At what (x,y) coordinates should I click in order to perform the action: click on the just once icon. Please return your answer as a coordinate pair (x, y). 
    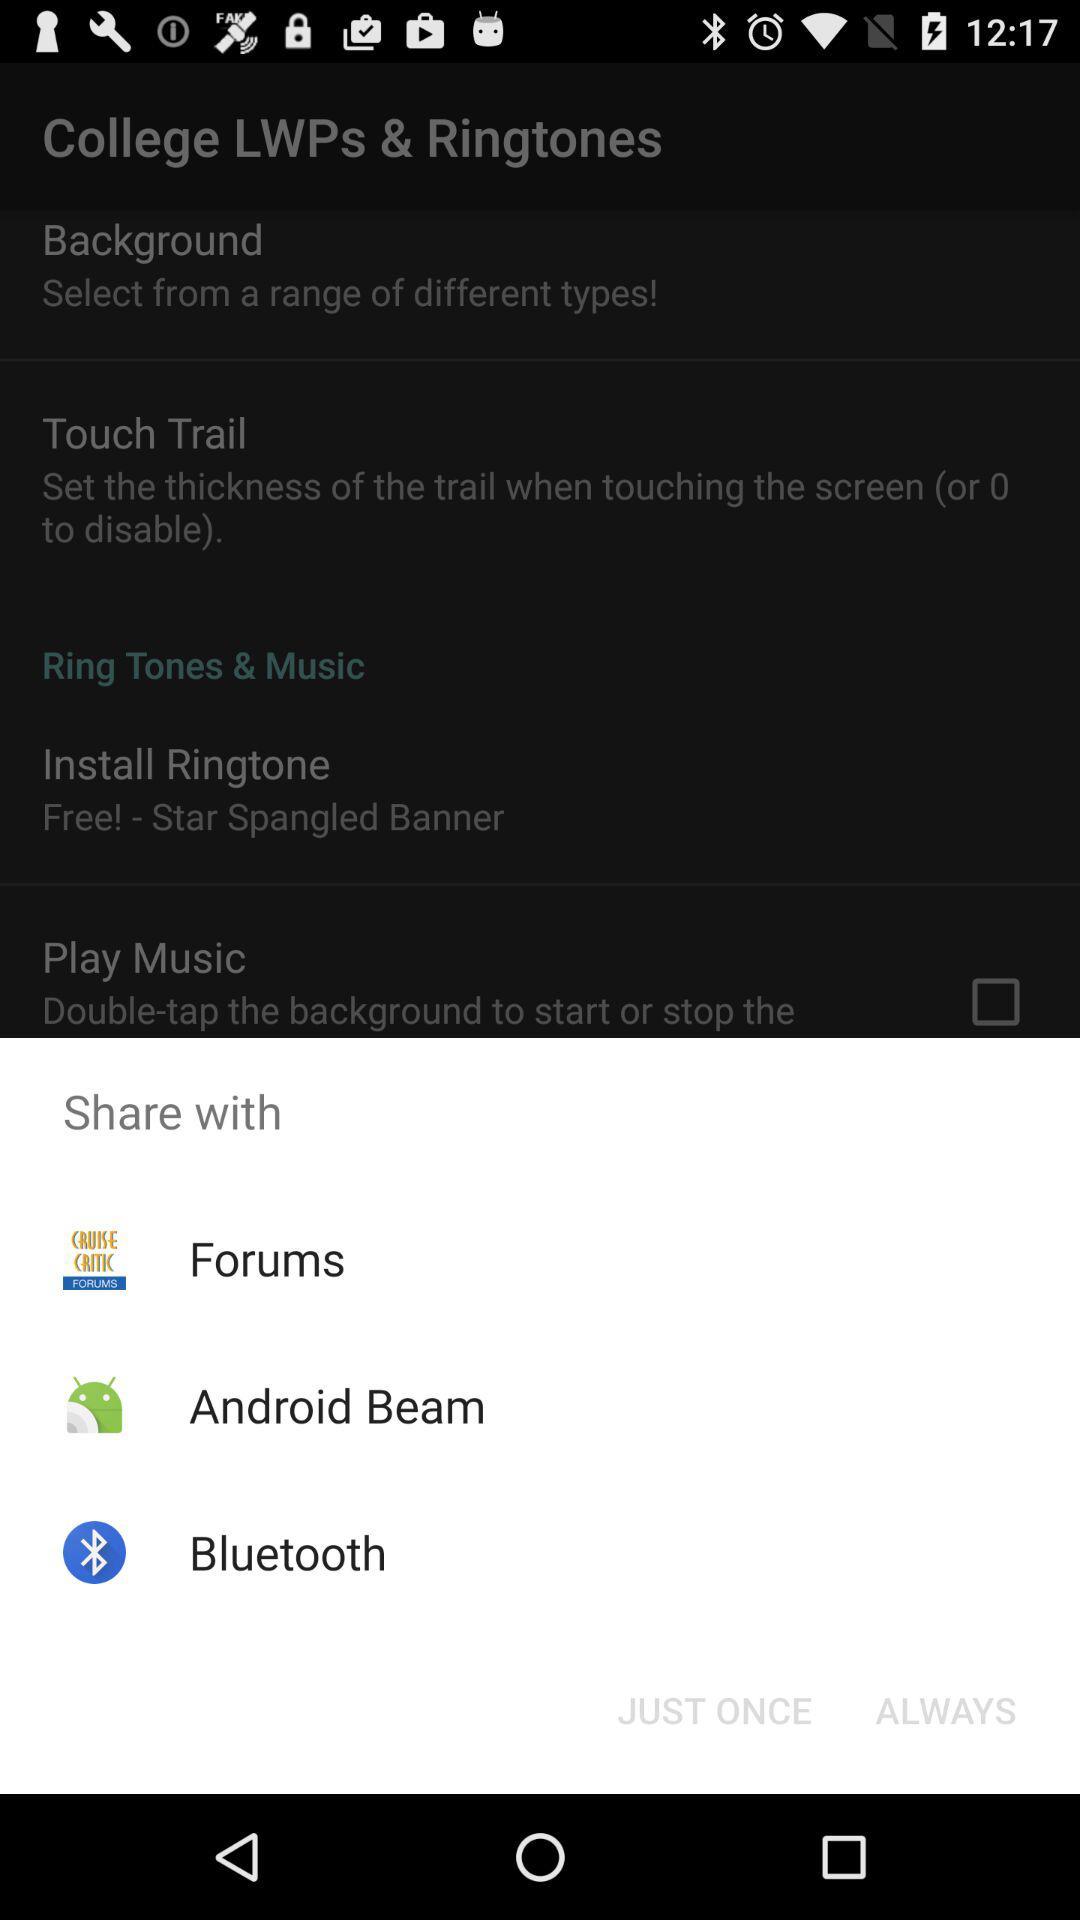
    Looking at the image, I should click on (713, 1708).